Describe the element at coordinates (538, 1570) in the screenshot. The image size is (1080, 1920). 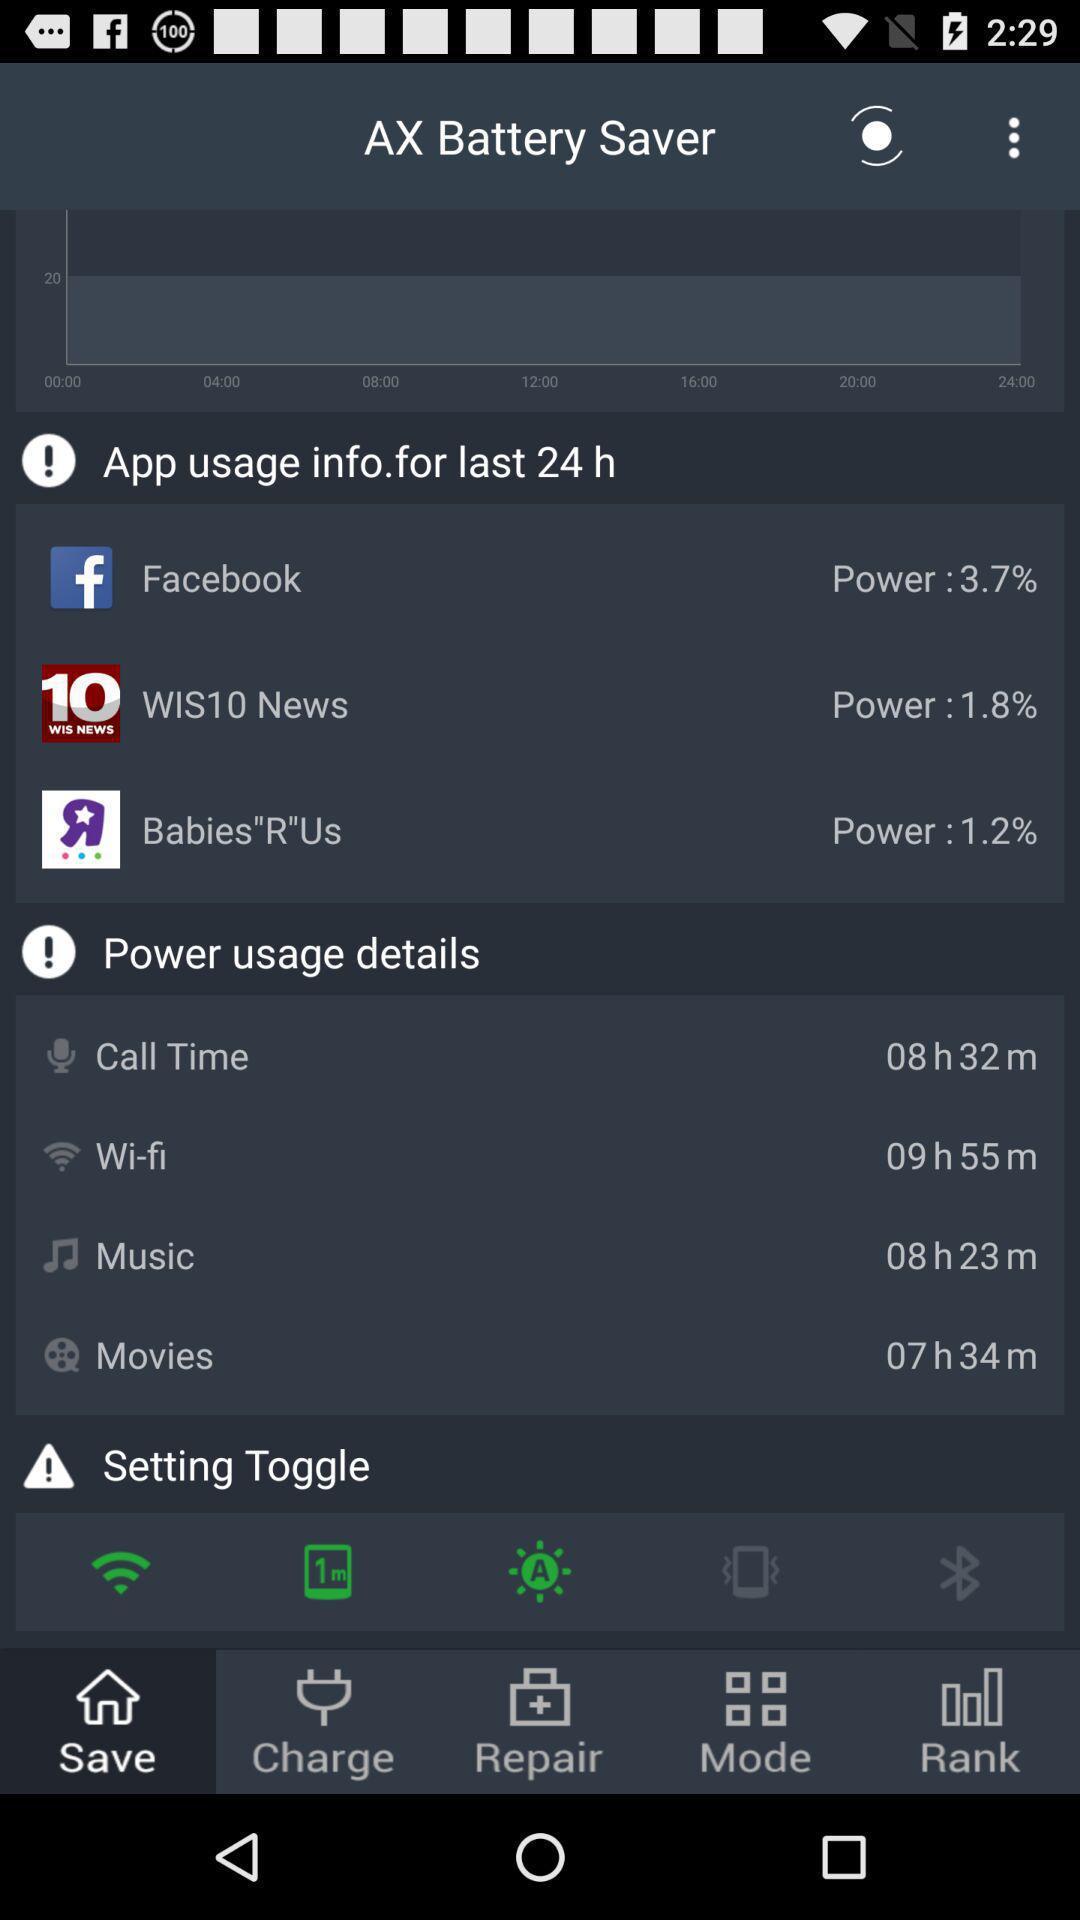
I see `the app below app usage info item` at that location.